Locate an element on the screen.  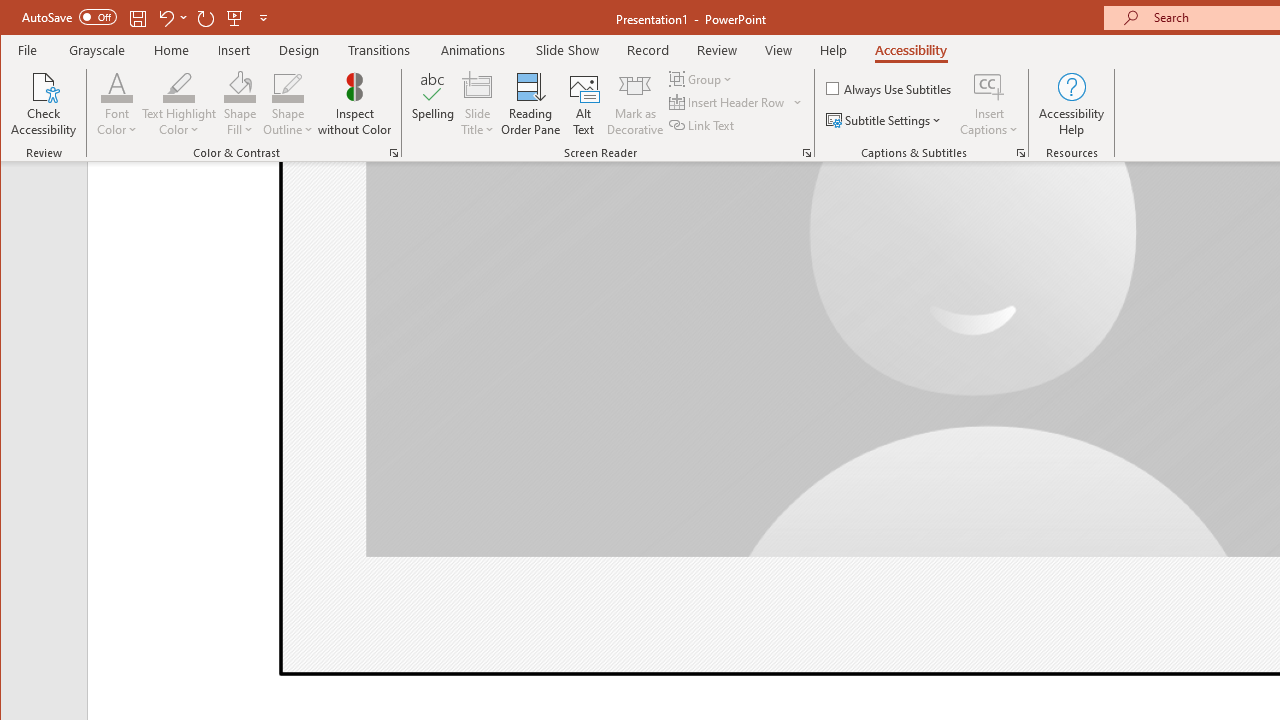
'Link Text' is located at coordinates (703, 125).